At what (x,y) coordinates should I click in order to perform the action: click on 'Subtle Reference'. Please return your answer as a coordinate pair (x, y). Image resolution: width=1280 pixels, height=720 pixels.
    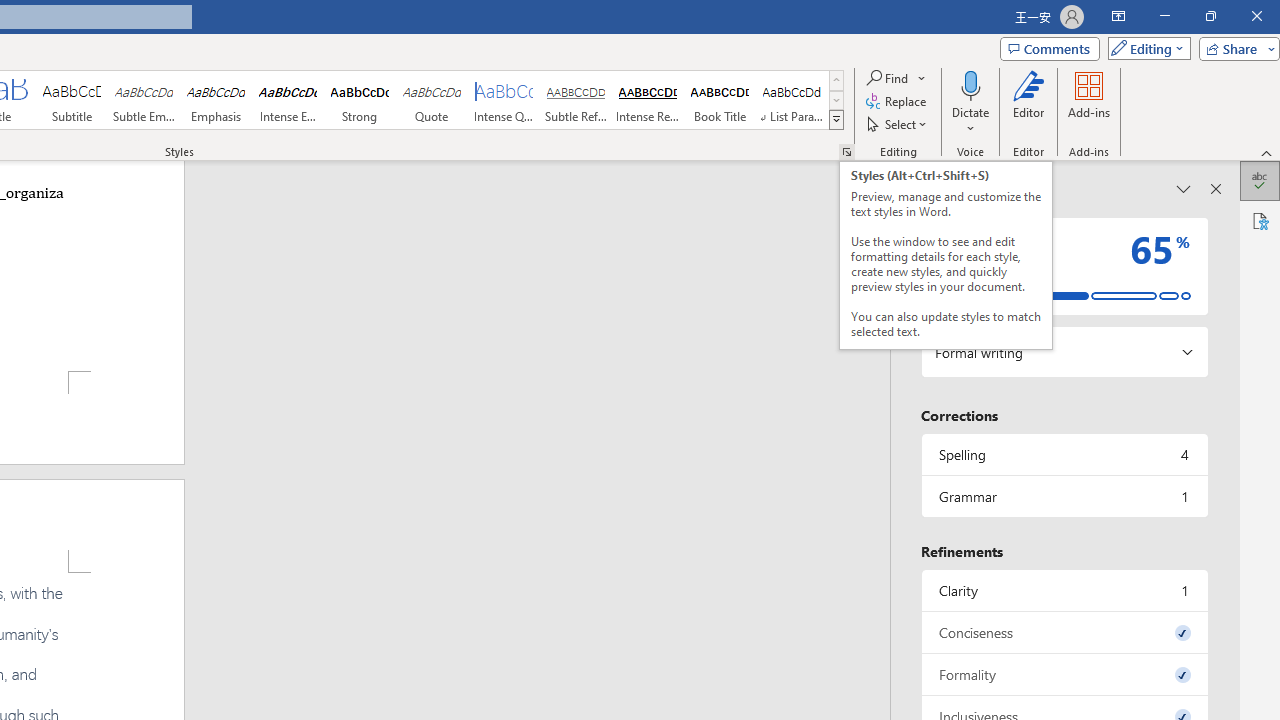
    Looking at the image, I should click on (575, 100).